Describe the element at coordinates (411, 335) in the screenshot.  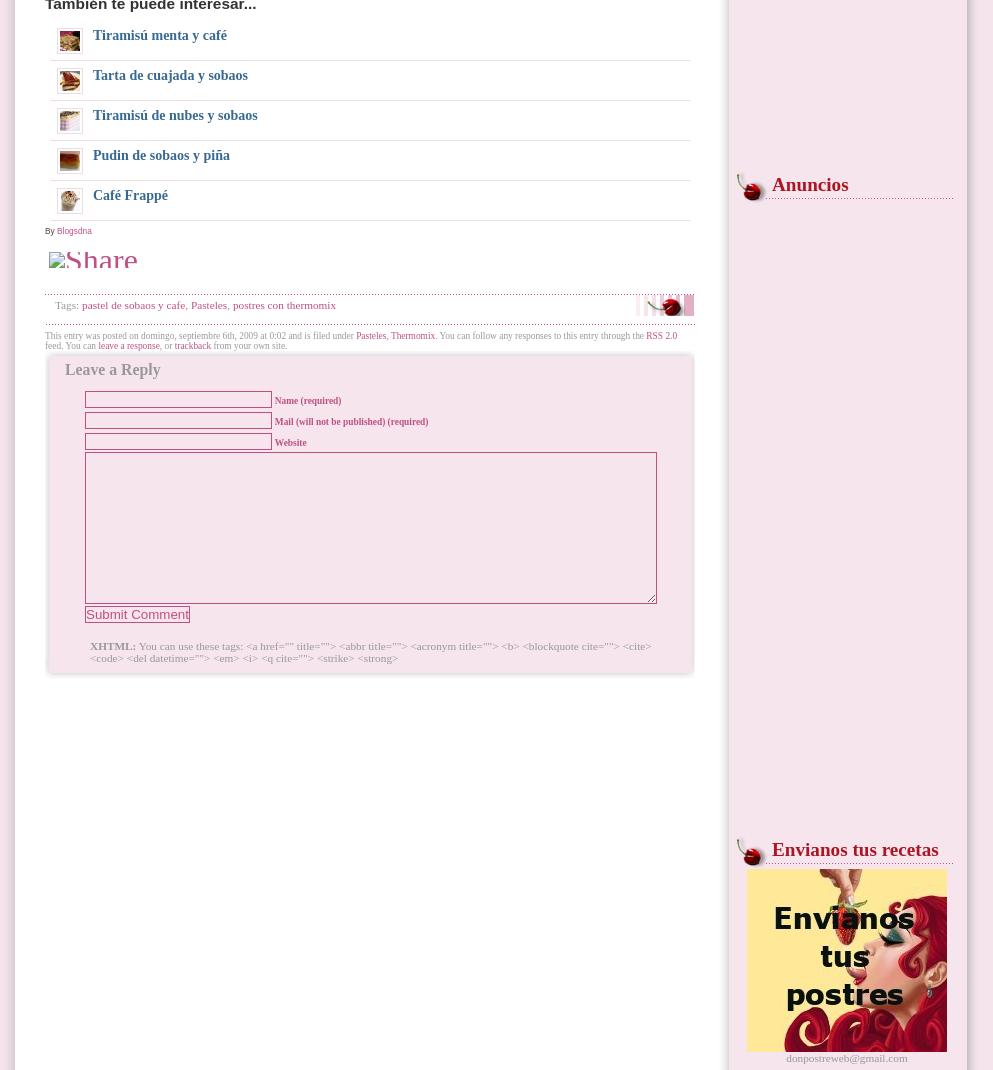
I see `'Thermomix'` at that location.